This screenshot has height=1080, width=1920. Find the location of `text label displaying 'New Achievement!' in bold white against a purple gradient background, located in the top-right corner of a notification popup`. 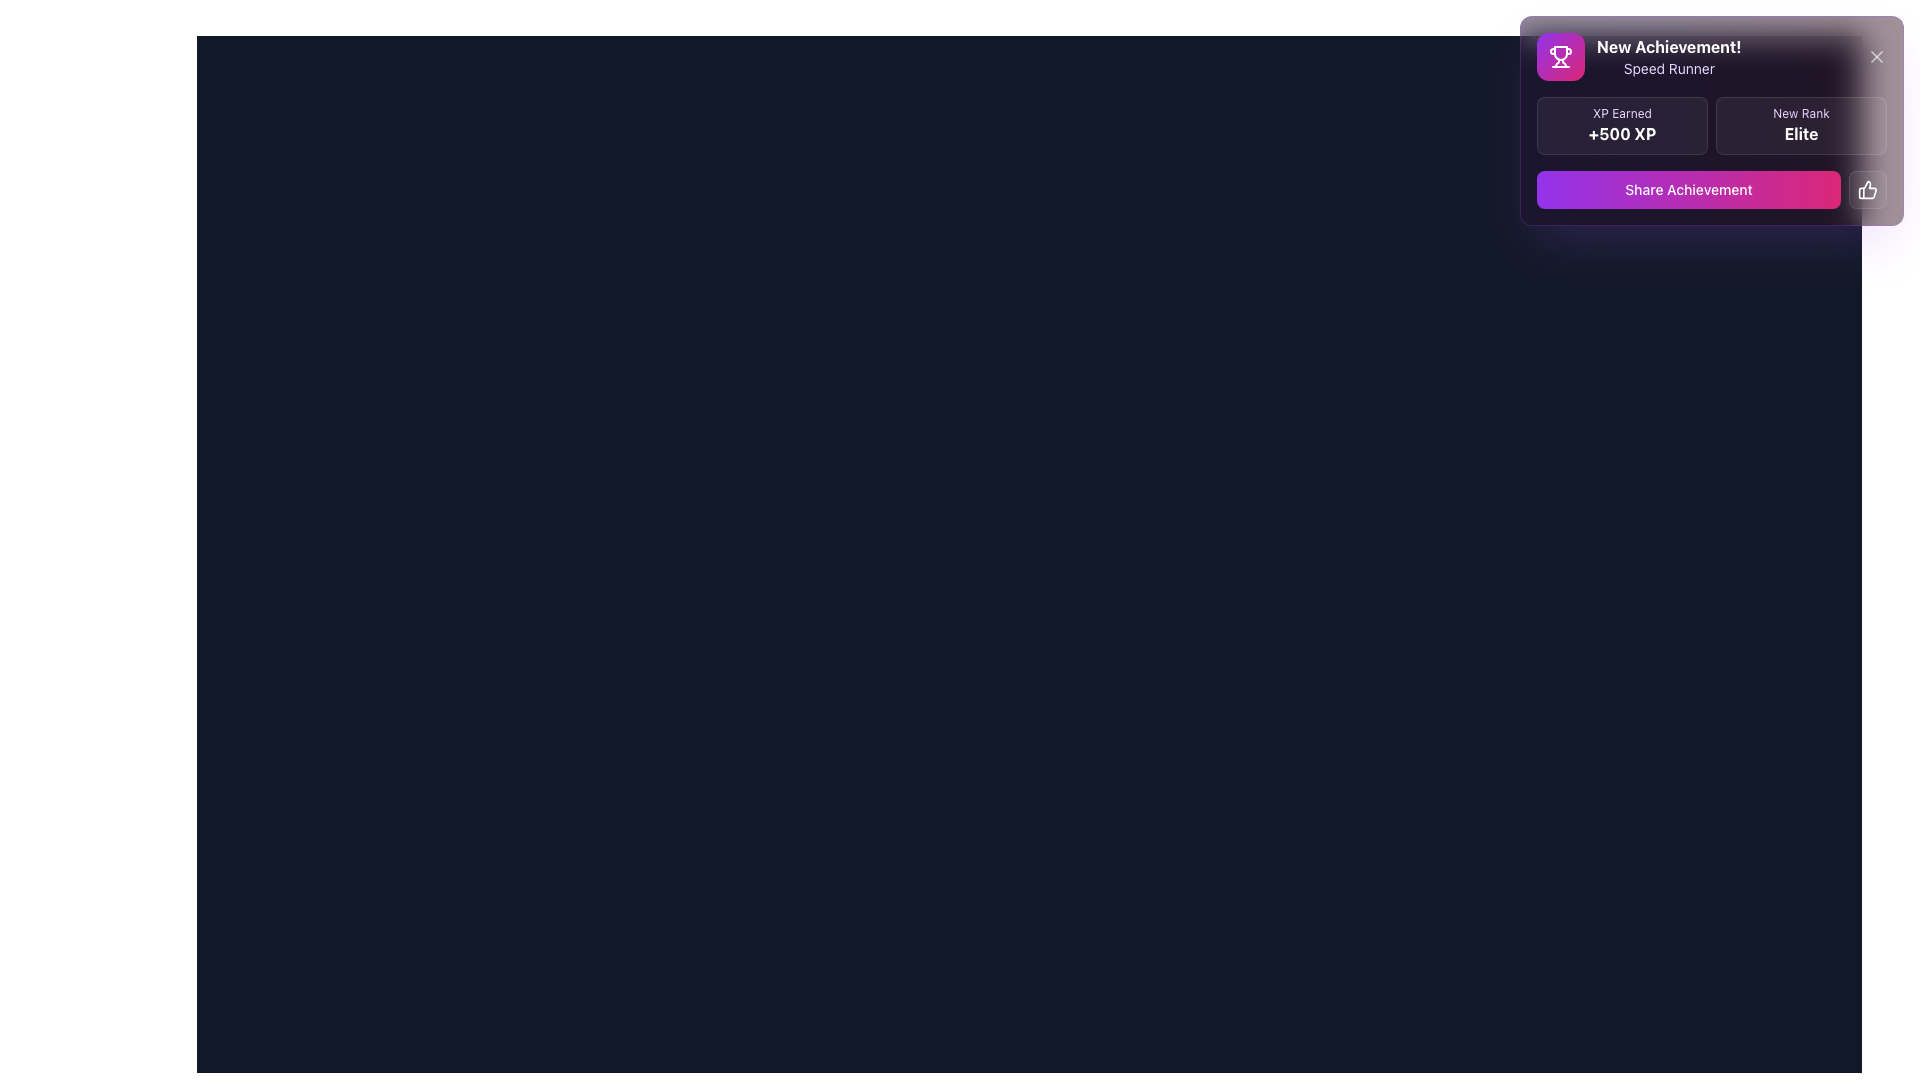

text label displaying 'New Achievement!' in bold white against a purple gradient background, located in the top-right corner of a notification popup is located at coordinates (1669, 45).